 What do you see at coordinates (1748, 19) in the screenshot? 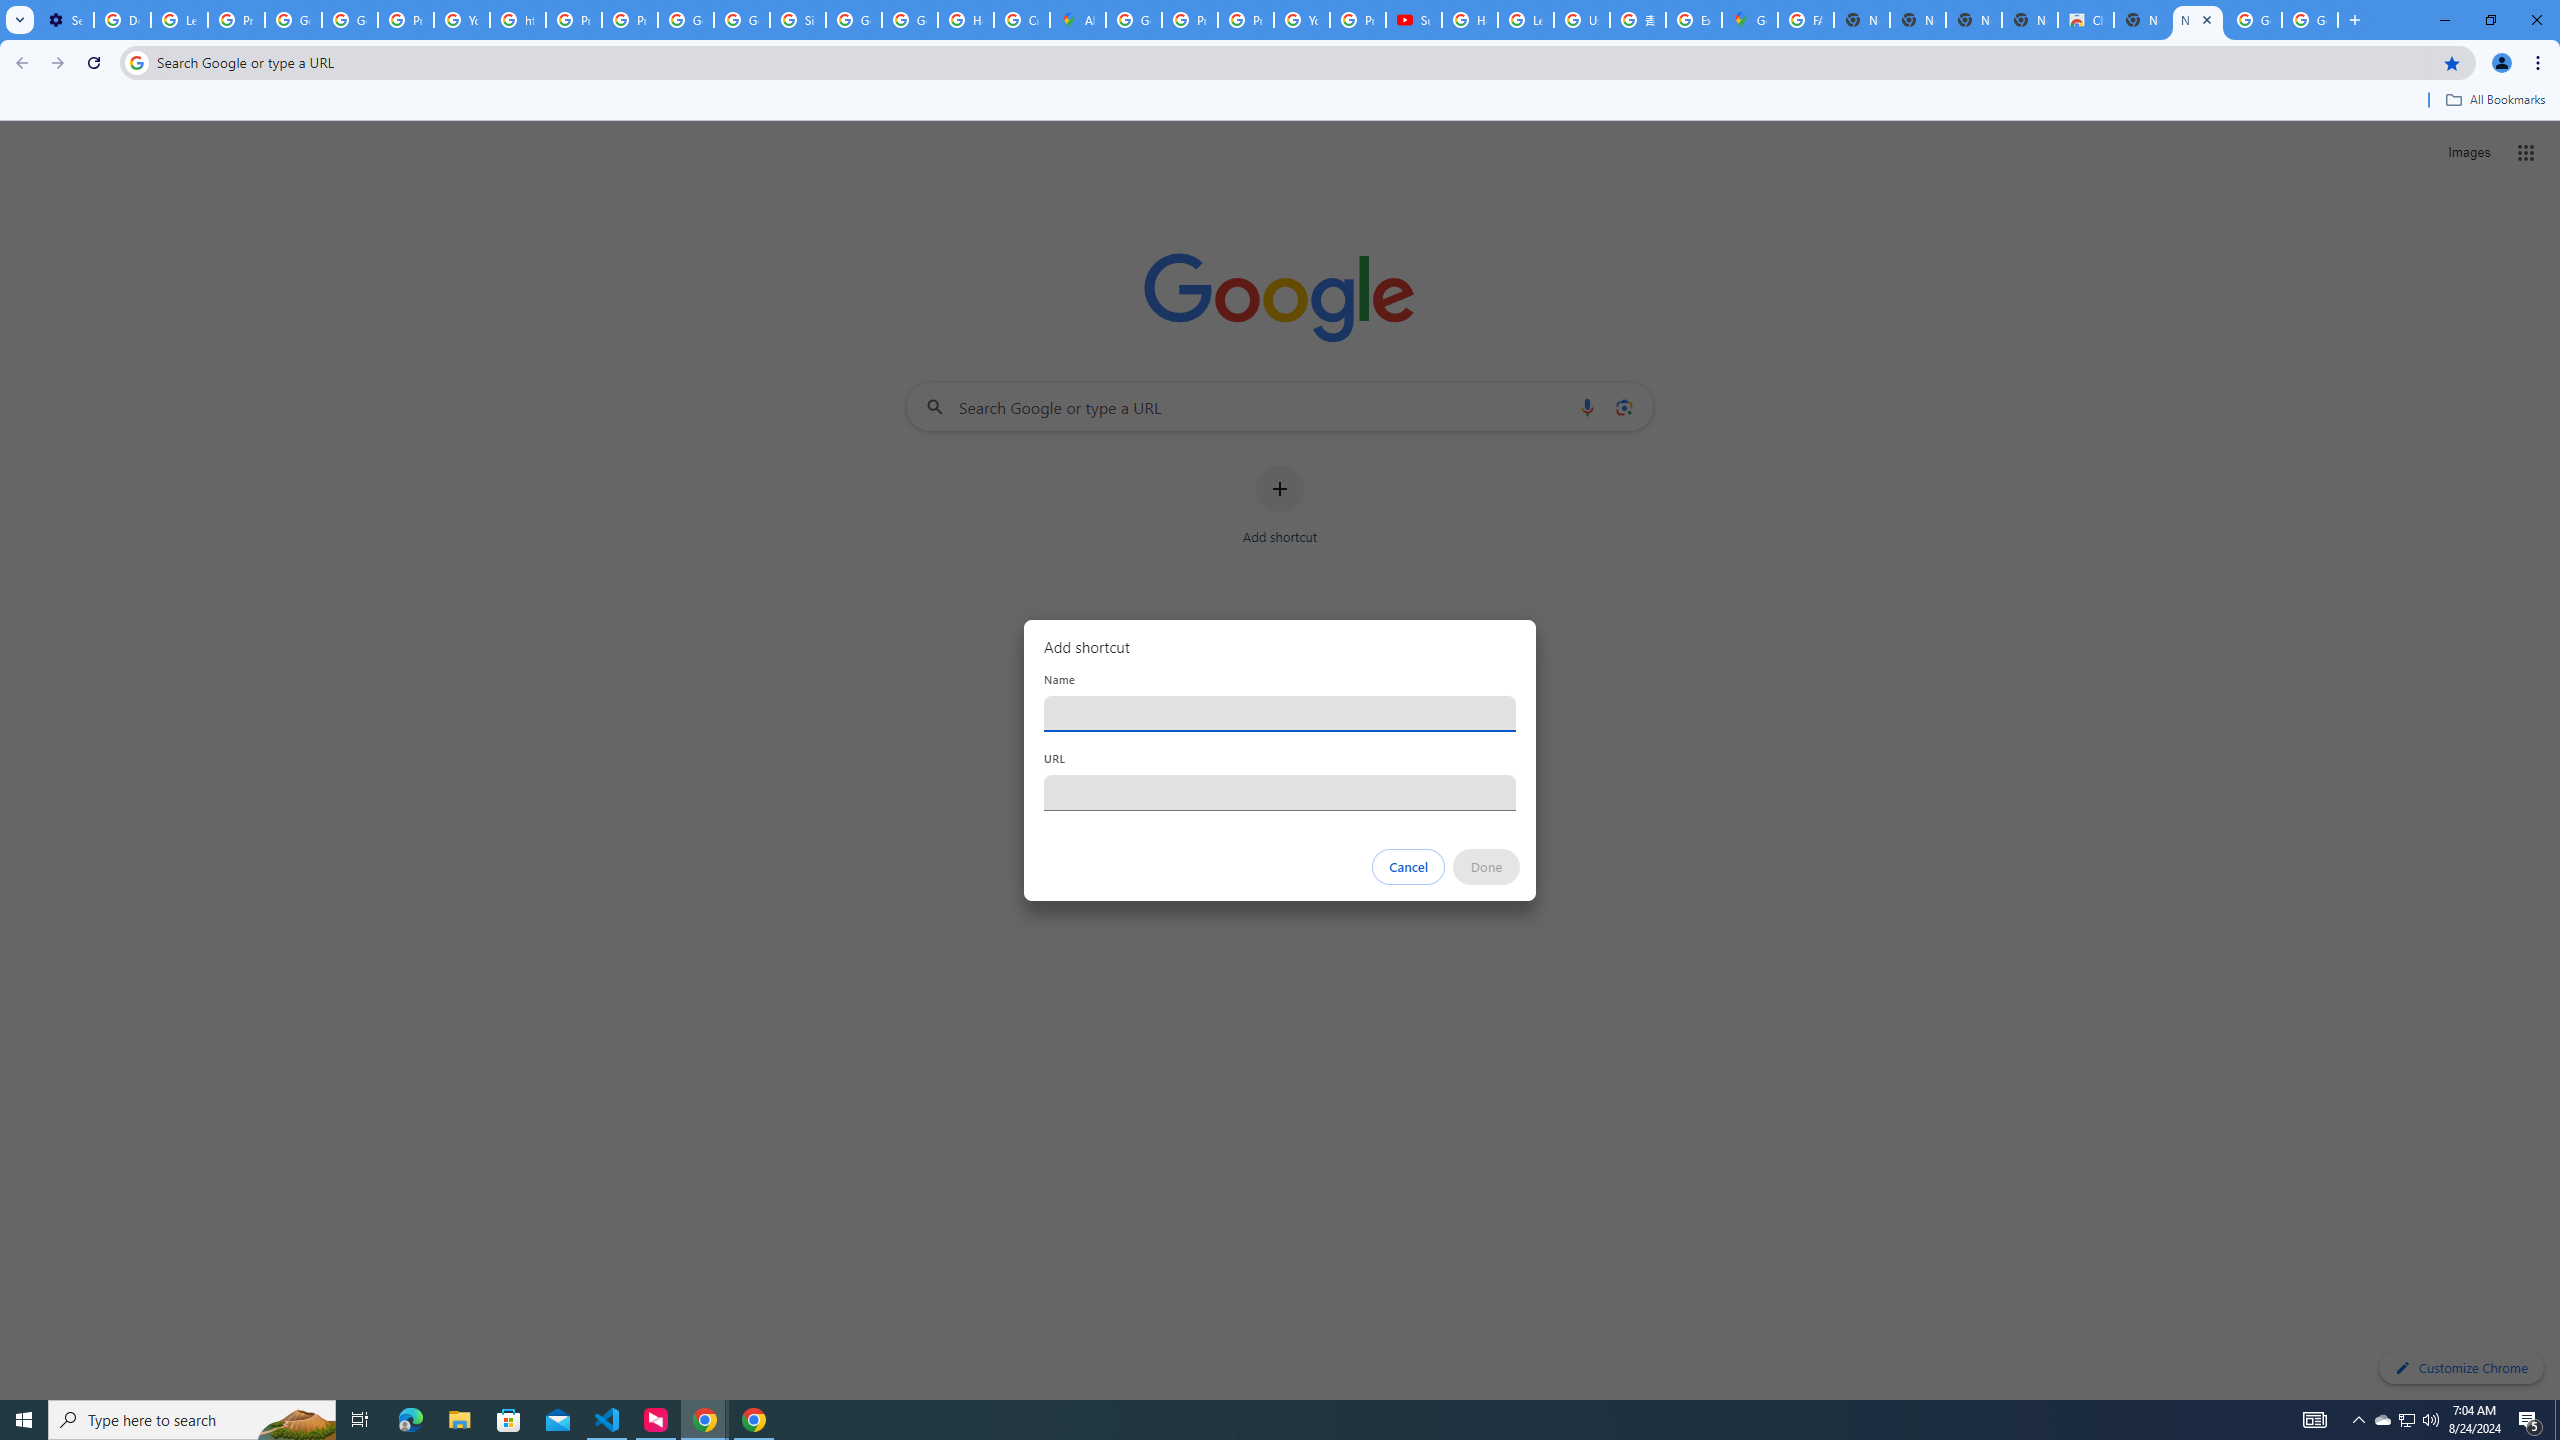
I see `'Google Maps'` at bounding box center [1748, 19].